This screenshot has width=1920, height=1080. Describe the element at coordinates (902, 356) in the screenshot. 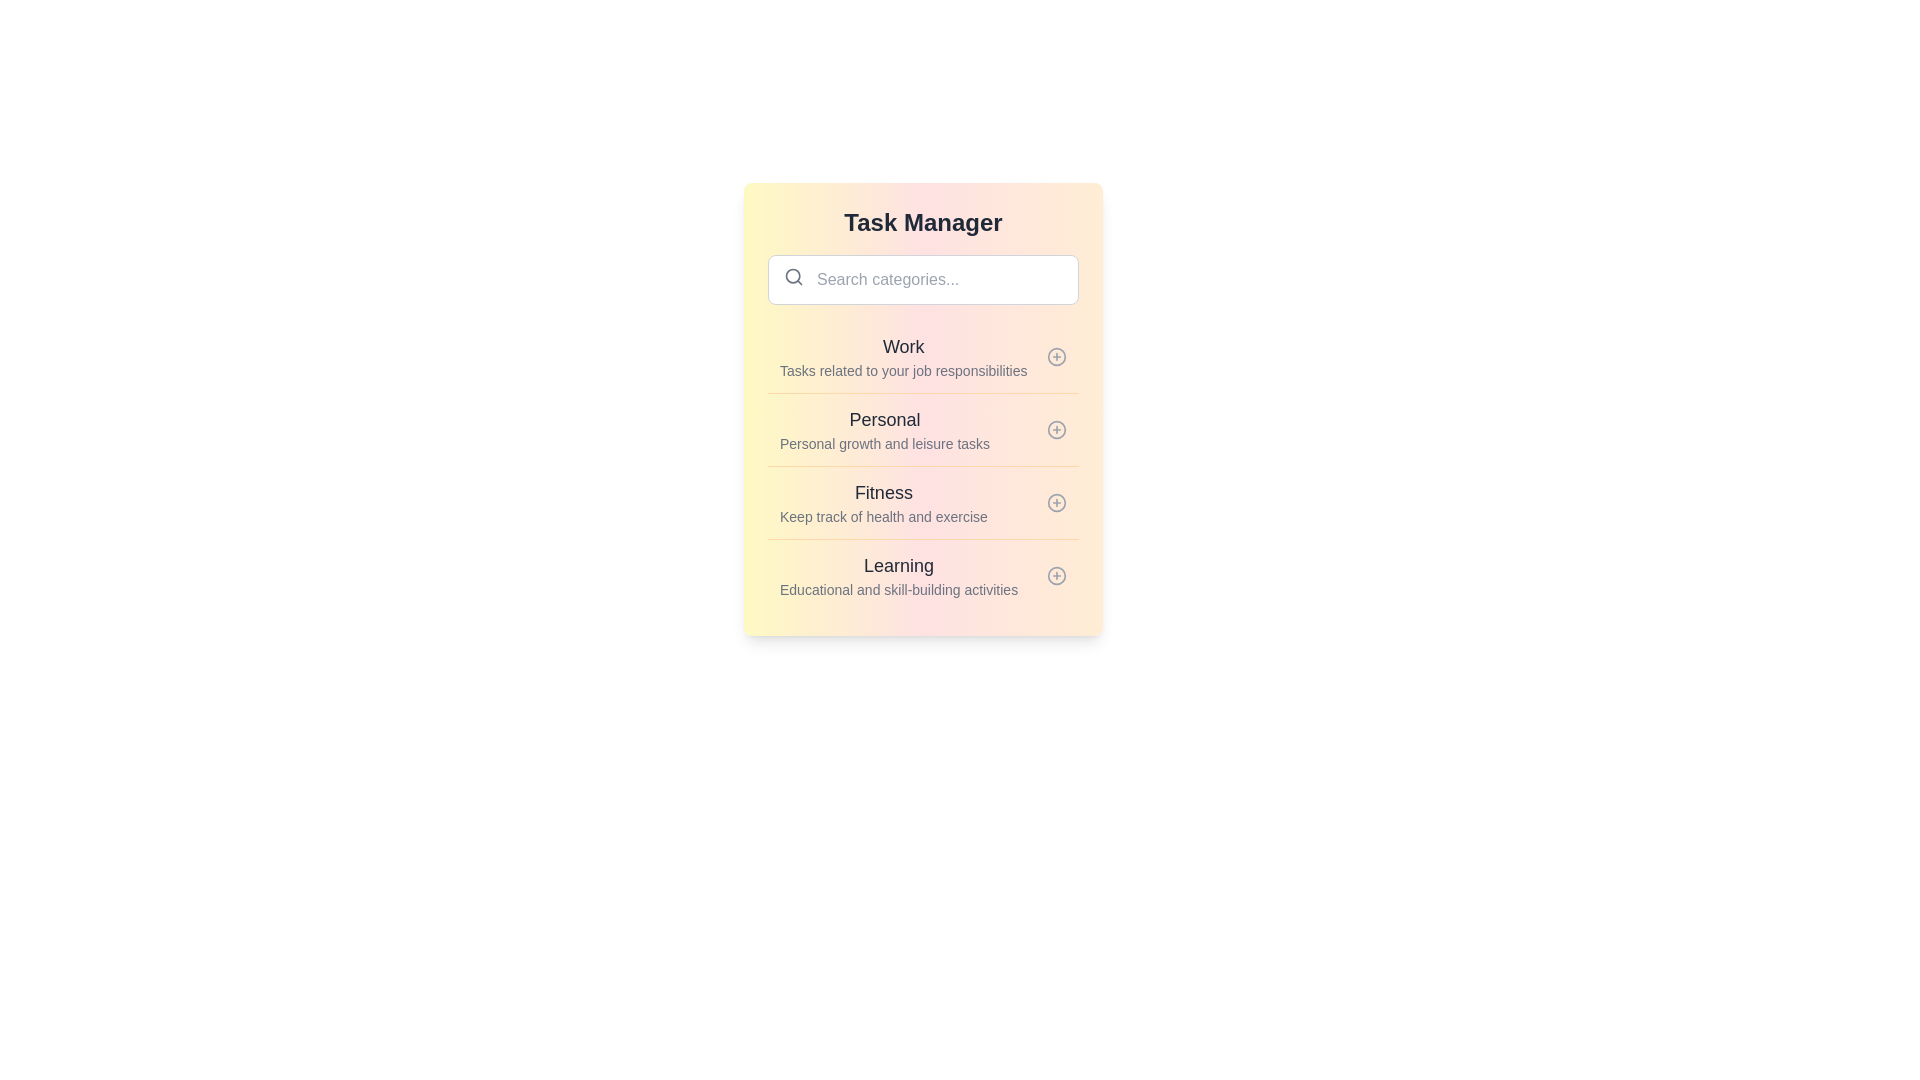

I see `the categorized list item labeled 'work'` at that location.